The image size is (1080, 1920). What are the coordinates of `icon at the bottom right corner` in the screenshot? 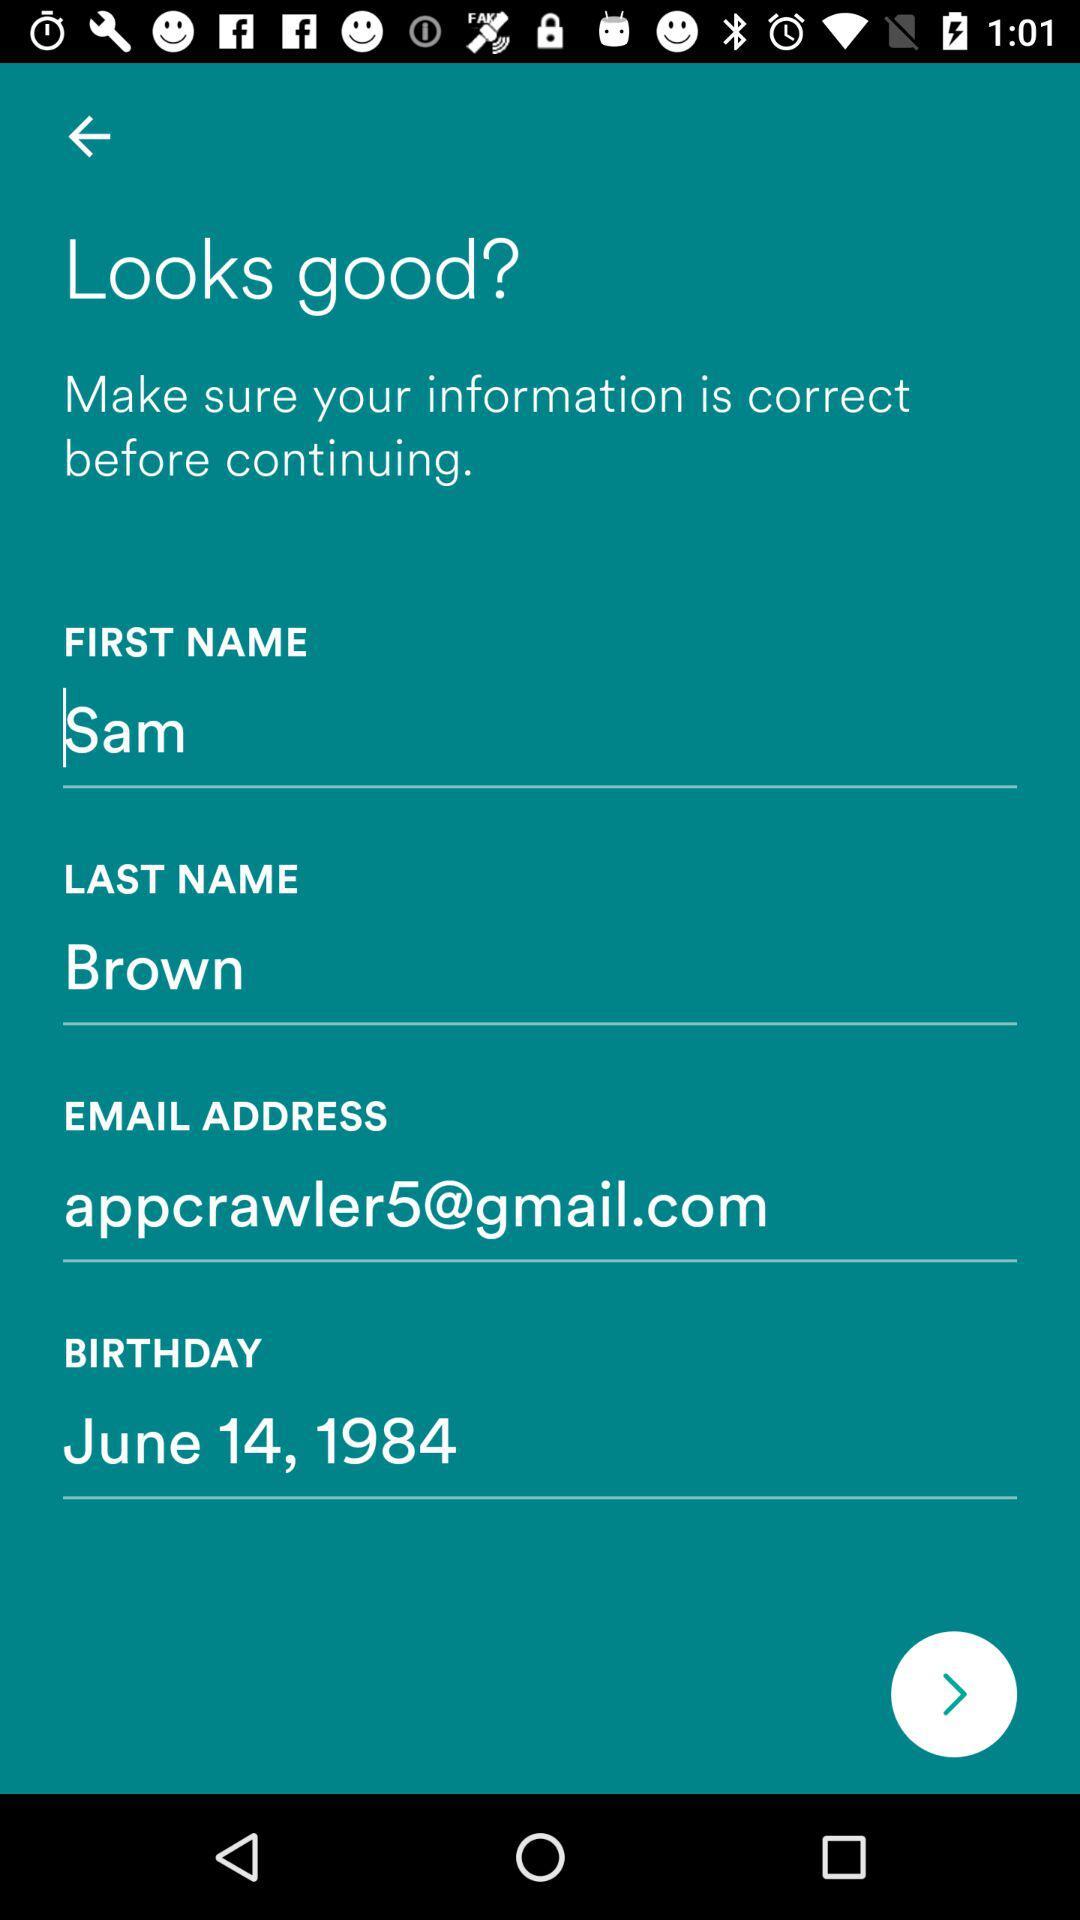 It's located at (952, 1693).